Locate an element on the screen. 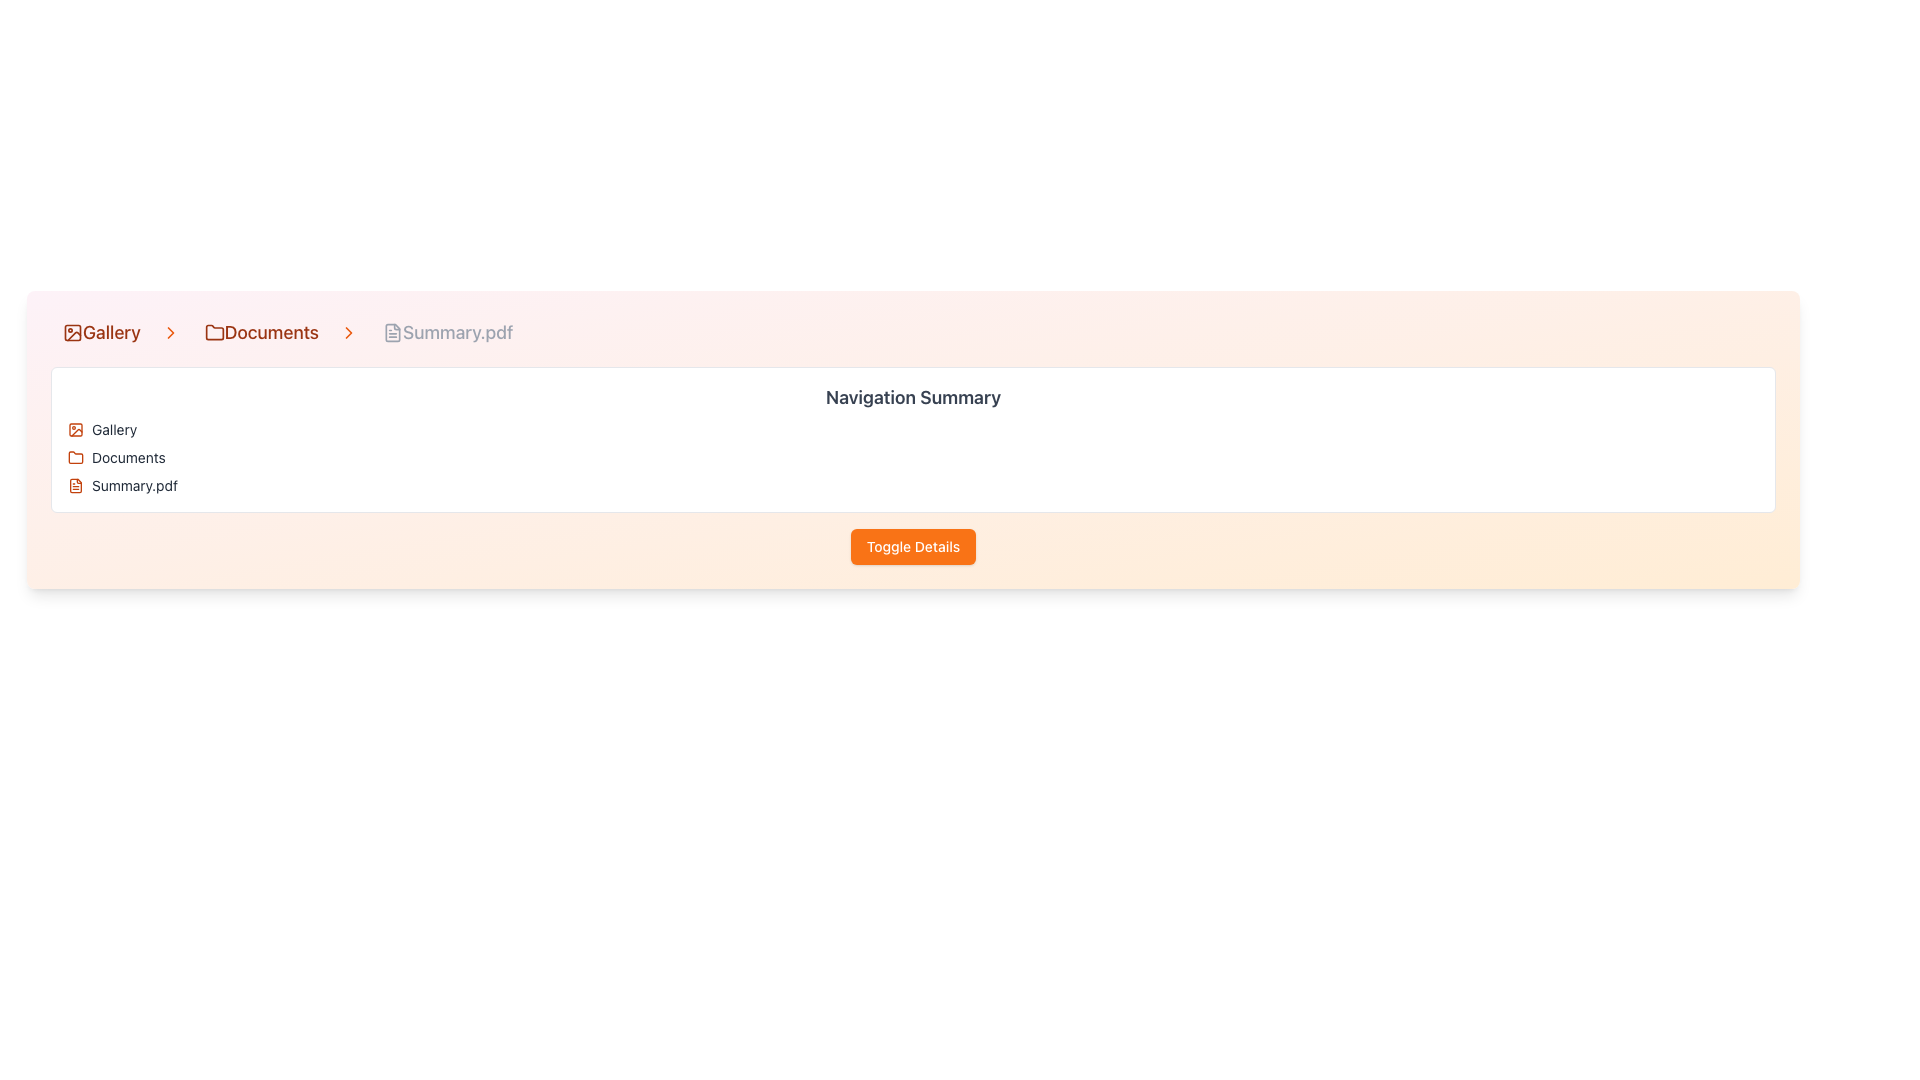 Image resolution: width=1920 pixels, height=1080 pixels. the minimalist folder icon located between 'Gallery' and 'Summary.pdf' in the breadcrumb navigation bar is located at coordinates (214, 331).